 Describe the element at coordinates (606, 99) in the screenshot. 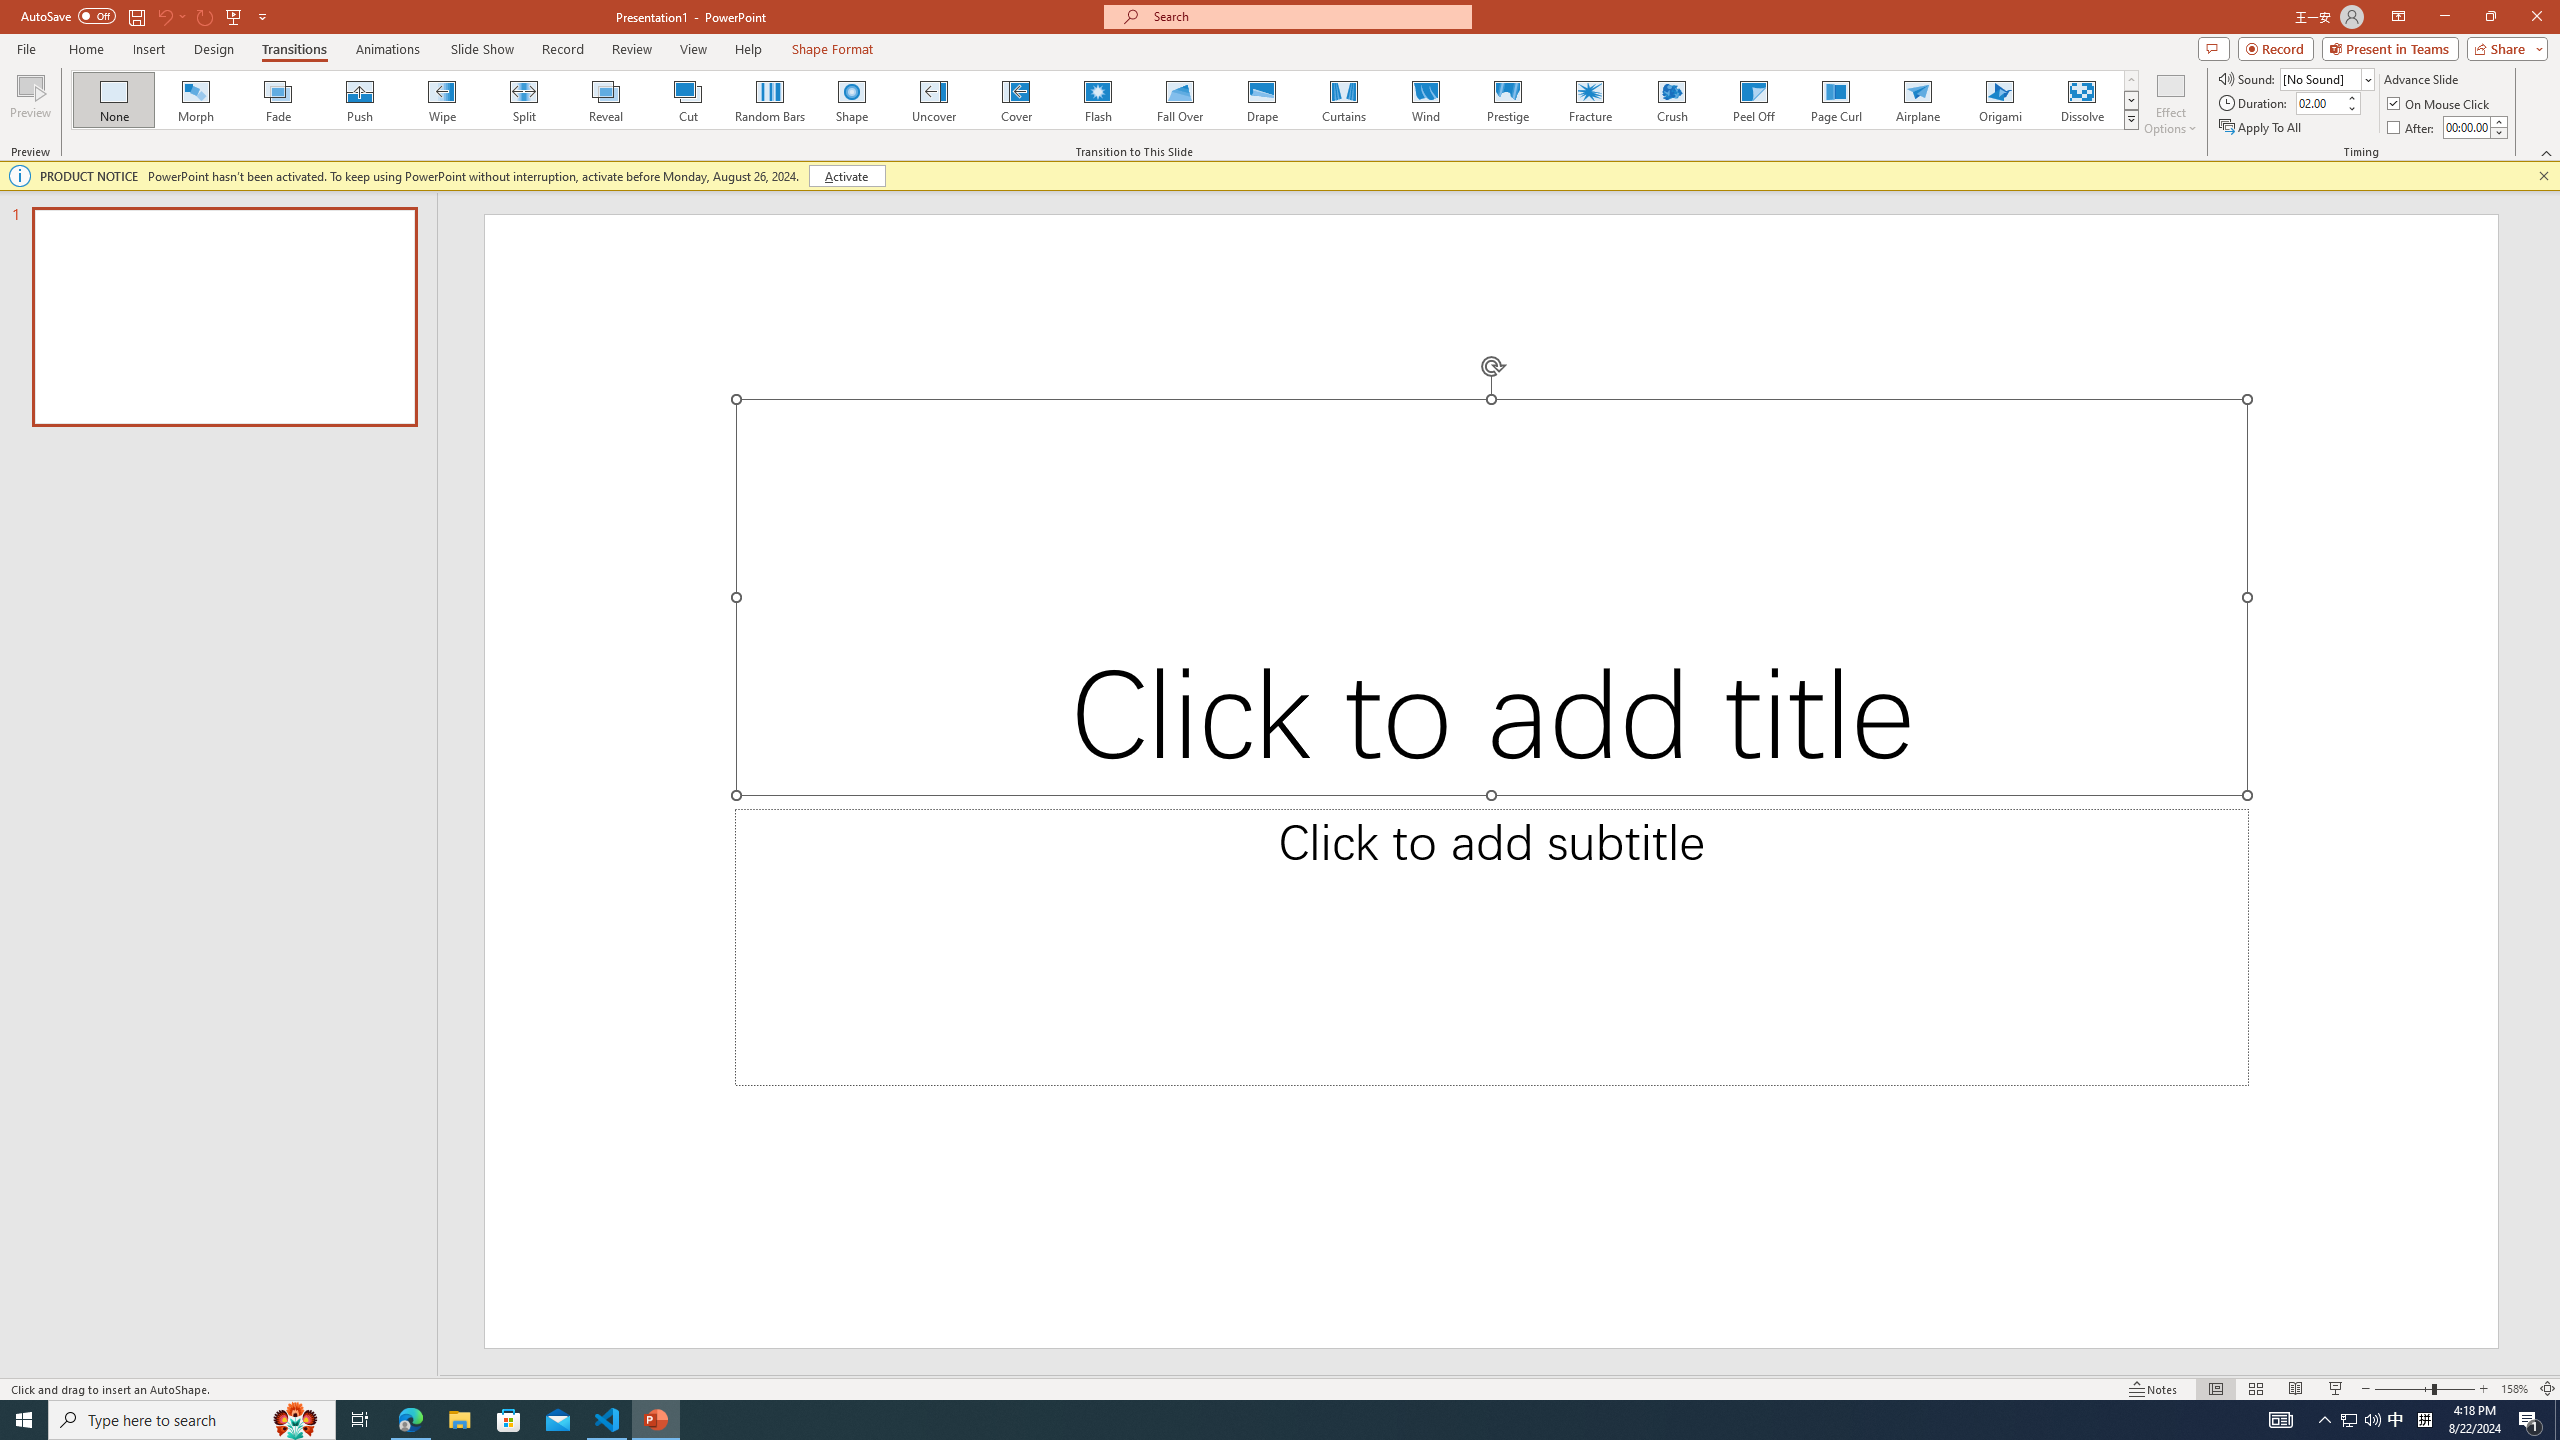

I see `'Reveal'` at that location.